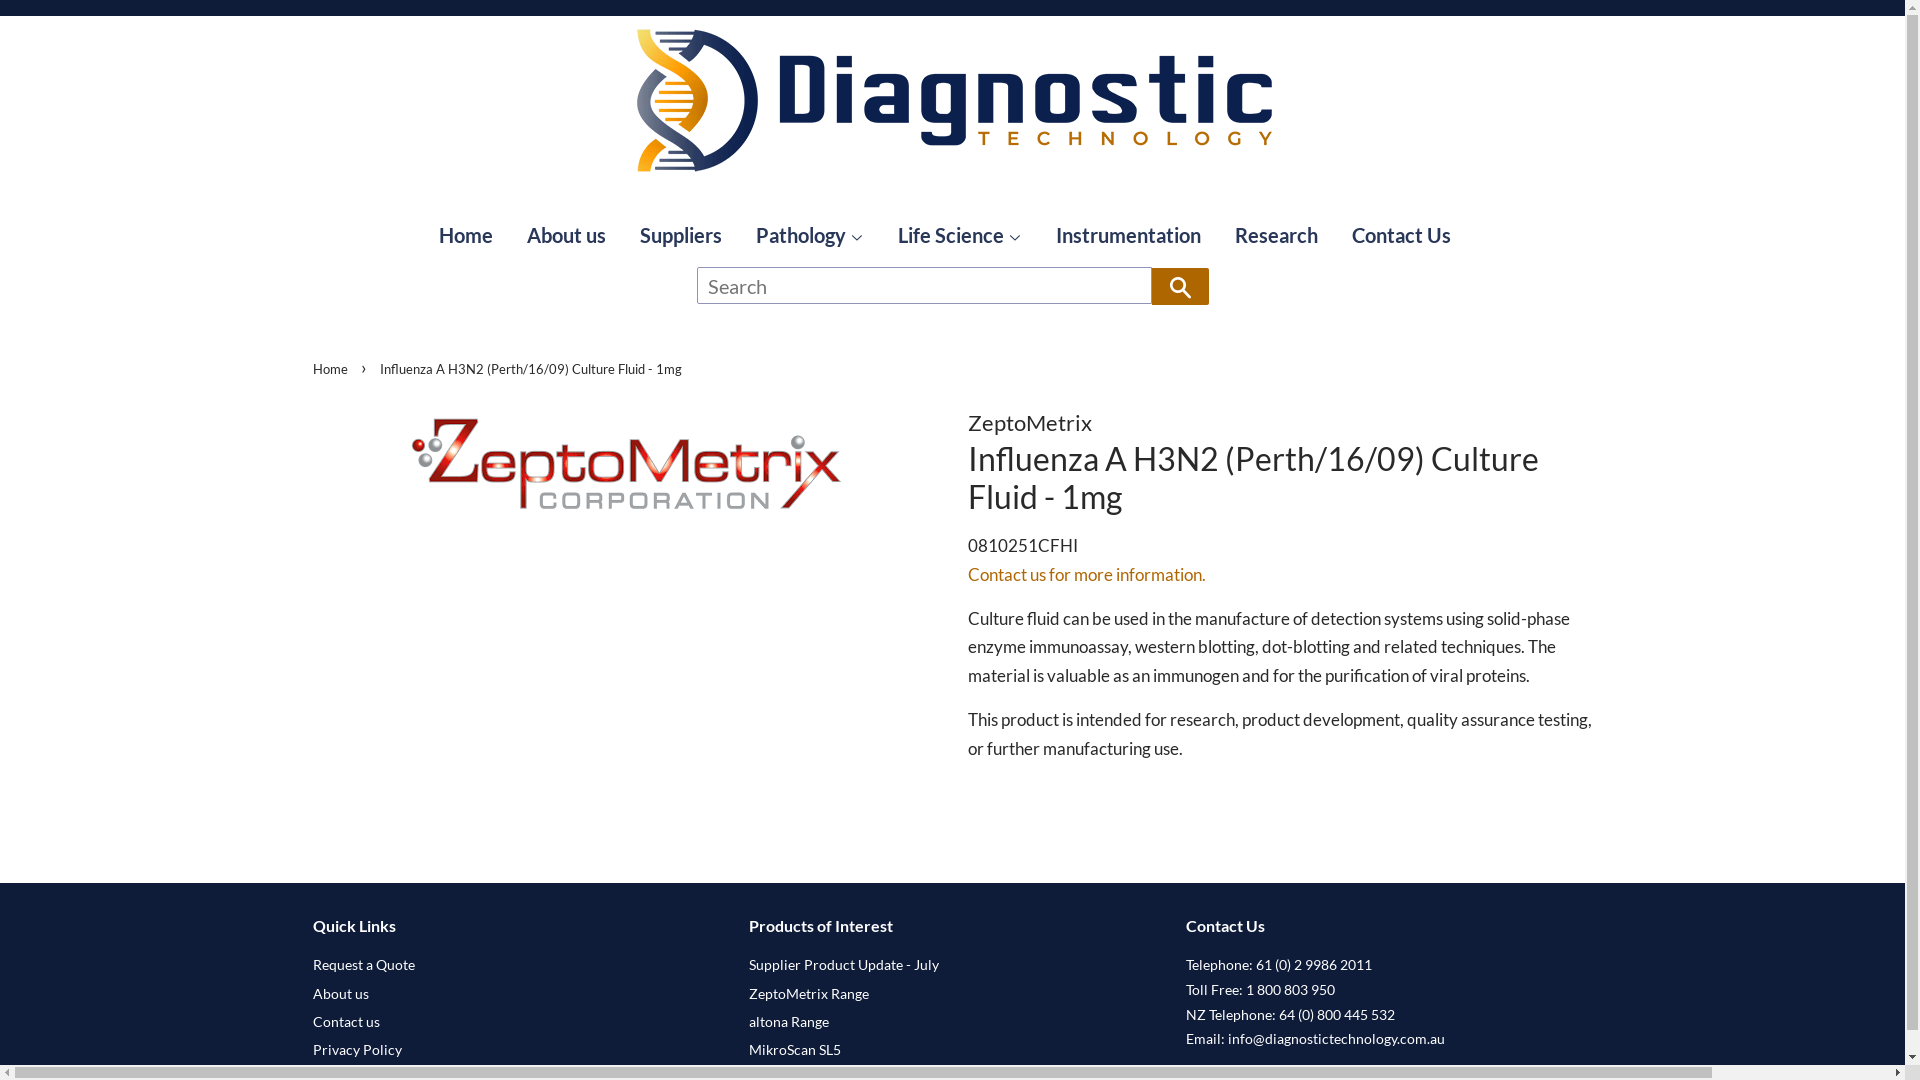 The width and height of the screenshot is (1920, 1080). I want to click on 'About us', so click(311, 993).